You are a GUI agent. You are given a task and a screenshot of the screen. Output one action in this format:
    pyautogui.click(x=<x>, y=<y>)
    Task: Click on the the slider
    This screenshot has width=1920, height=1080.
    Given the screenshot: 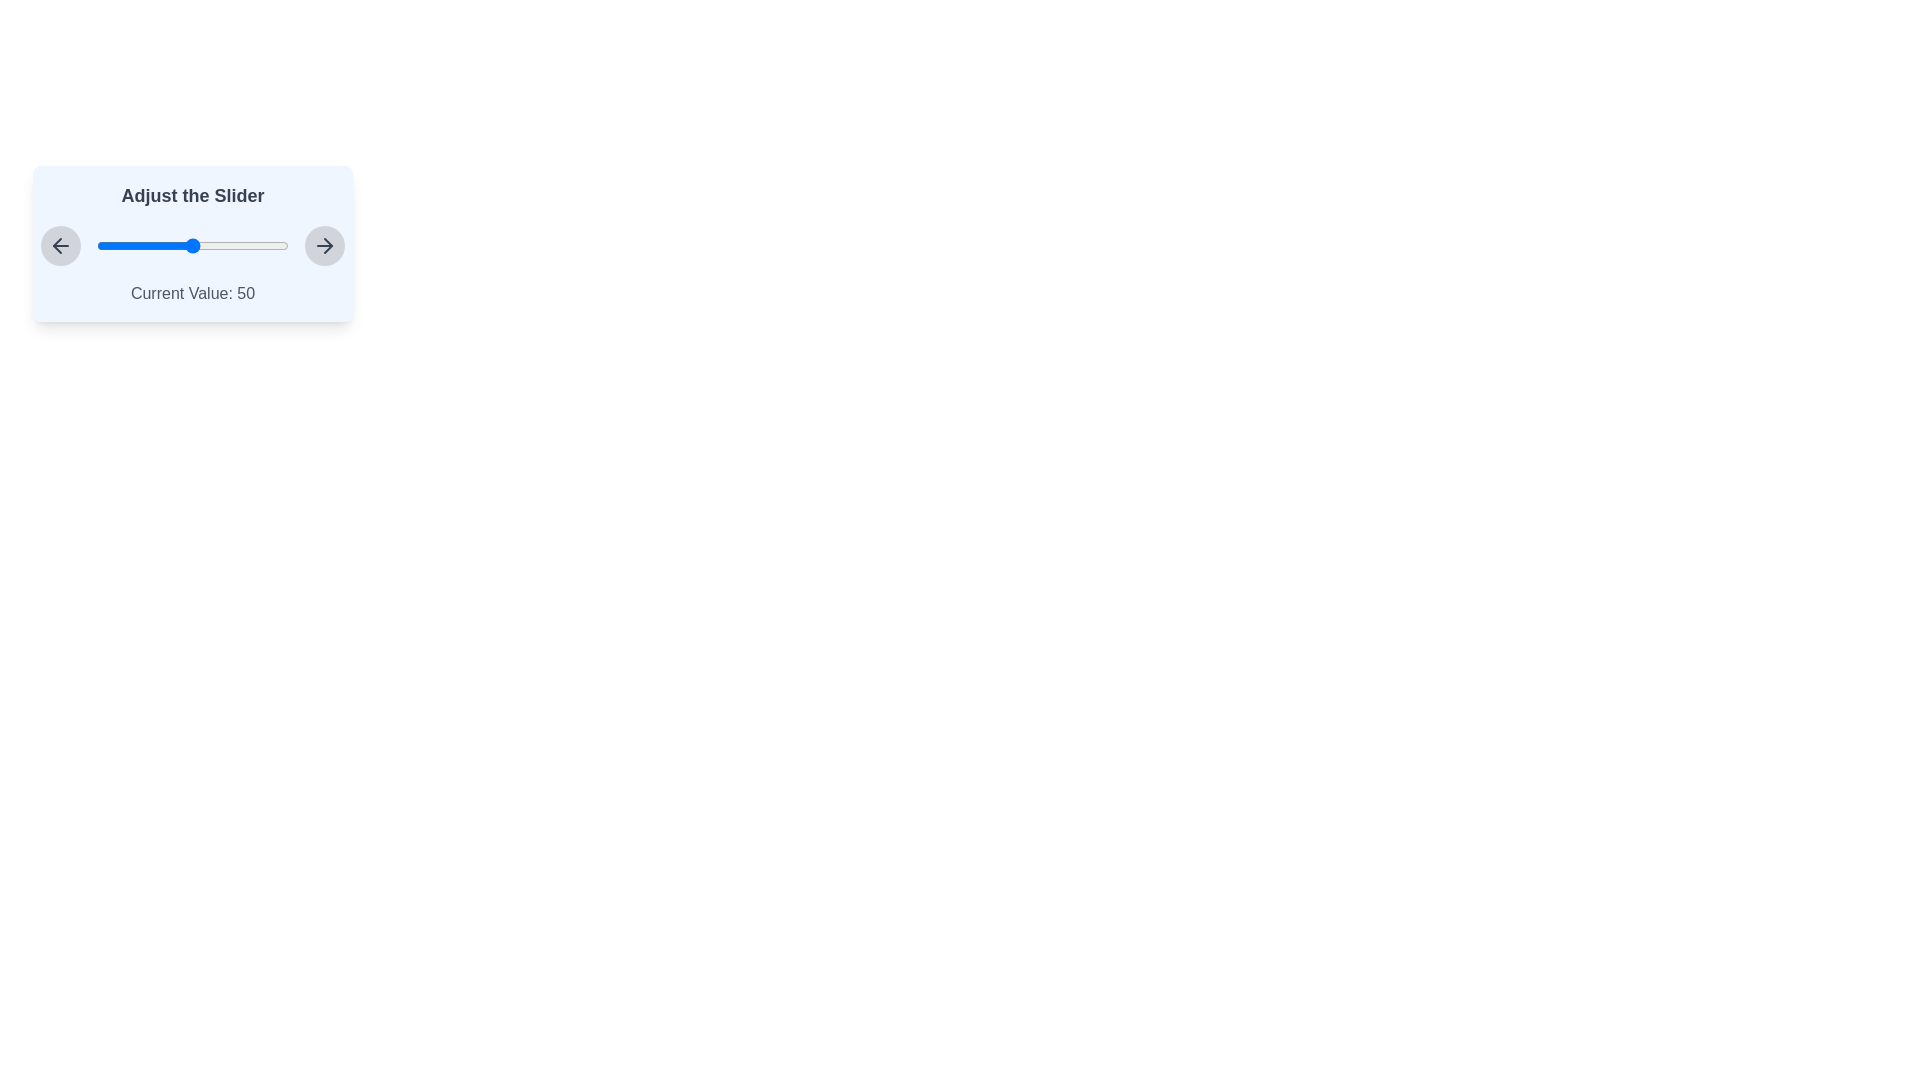 What is the action you would take?
    pyautogui.click(x=136, y=245)
    